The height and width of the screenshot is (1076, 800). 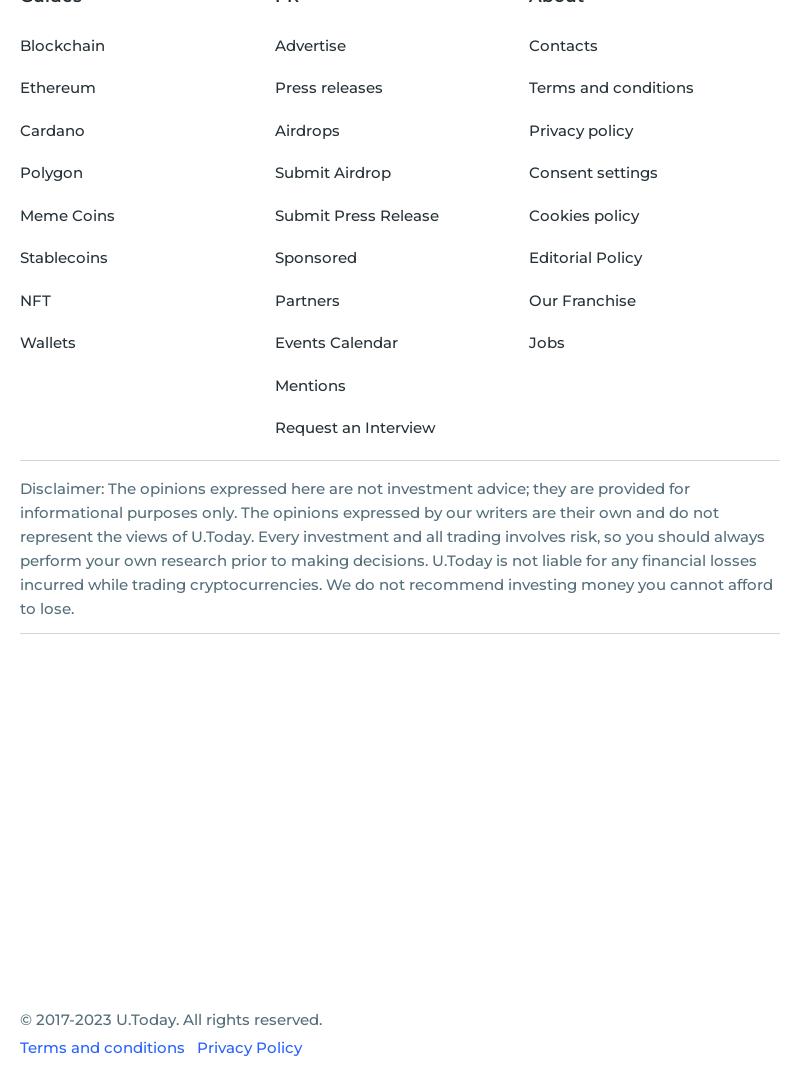 What do you see at coordinates (308, 383) in the screenshot?
I see `'Mentions'` at bounding box center [308, 383].